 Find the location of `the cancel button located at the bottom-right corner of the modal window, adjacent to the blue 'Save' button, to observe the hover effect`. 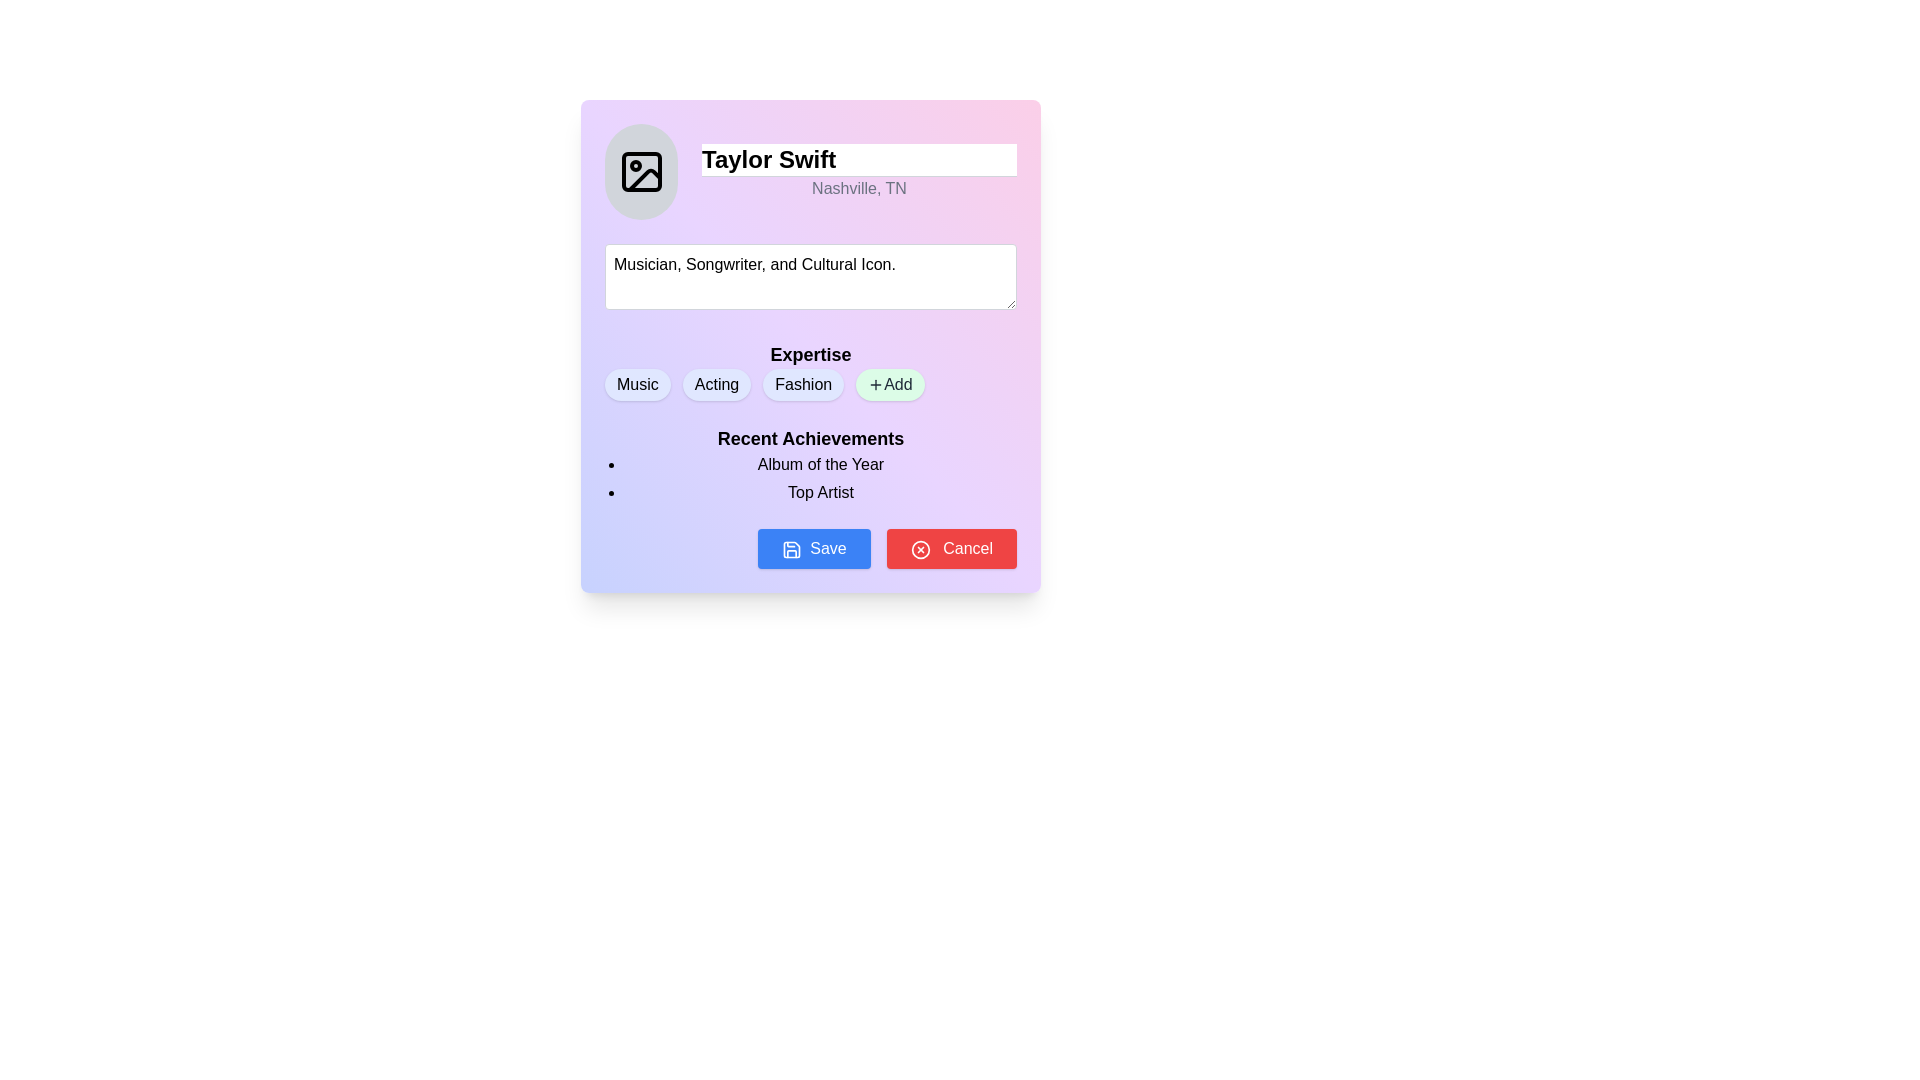

the cancel button located at the bottom-right corner of the modal window, adjacent to the blue 'Save' button, to observe the hover effect is located at coordinates (950, 548).